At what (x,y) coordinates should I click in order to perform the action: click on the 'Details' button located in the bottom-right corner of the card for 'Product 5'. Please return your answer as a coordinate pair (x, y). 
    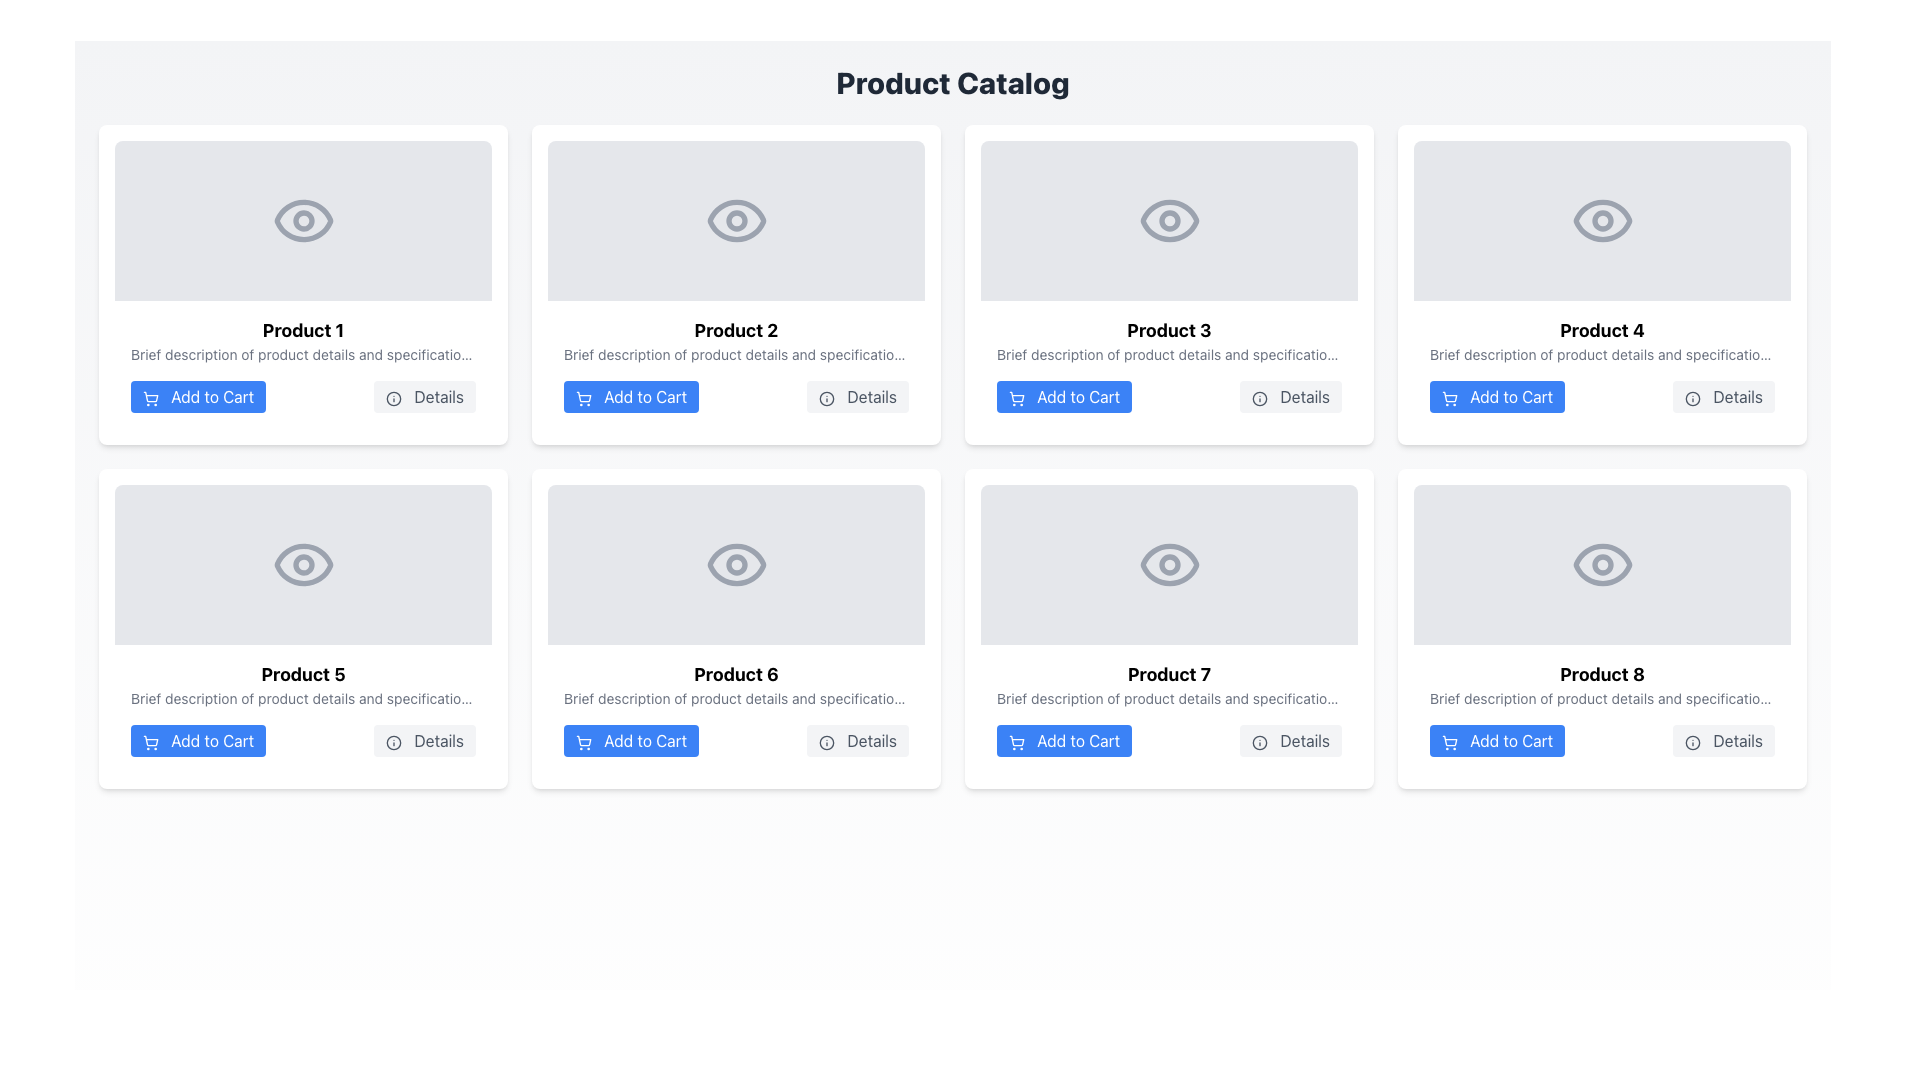
    Looking at the image, I should click on (424, 740).